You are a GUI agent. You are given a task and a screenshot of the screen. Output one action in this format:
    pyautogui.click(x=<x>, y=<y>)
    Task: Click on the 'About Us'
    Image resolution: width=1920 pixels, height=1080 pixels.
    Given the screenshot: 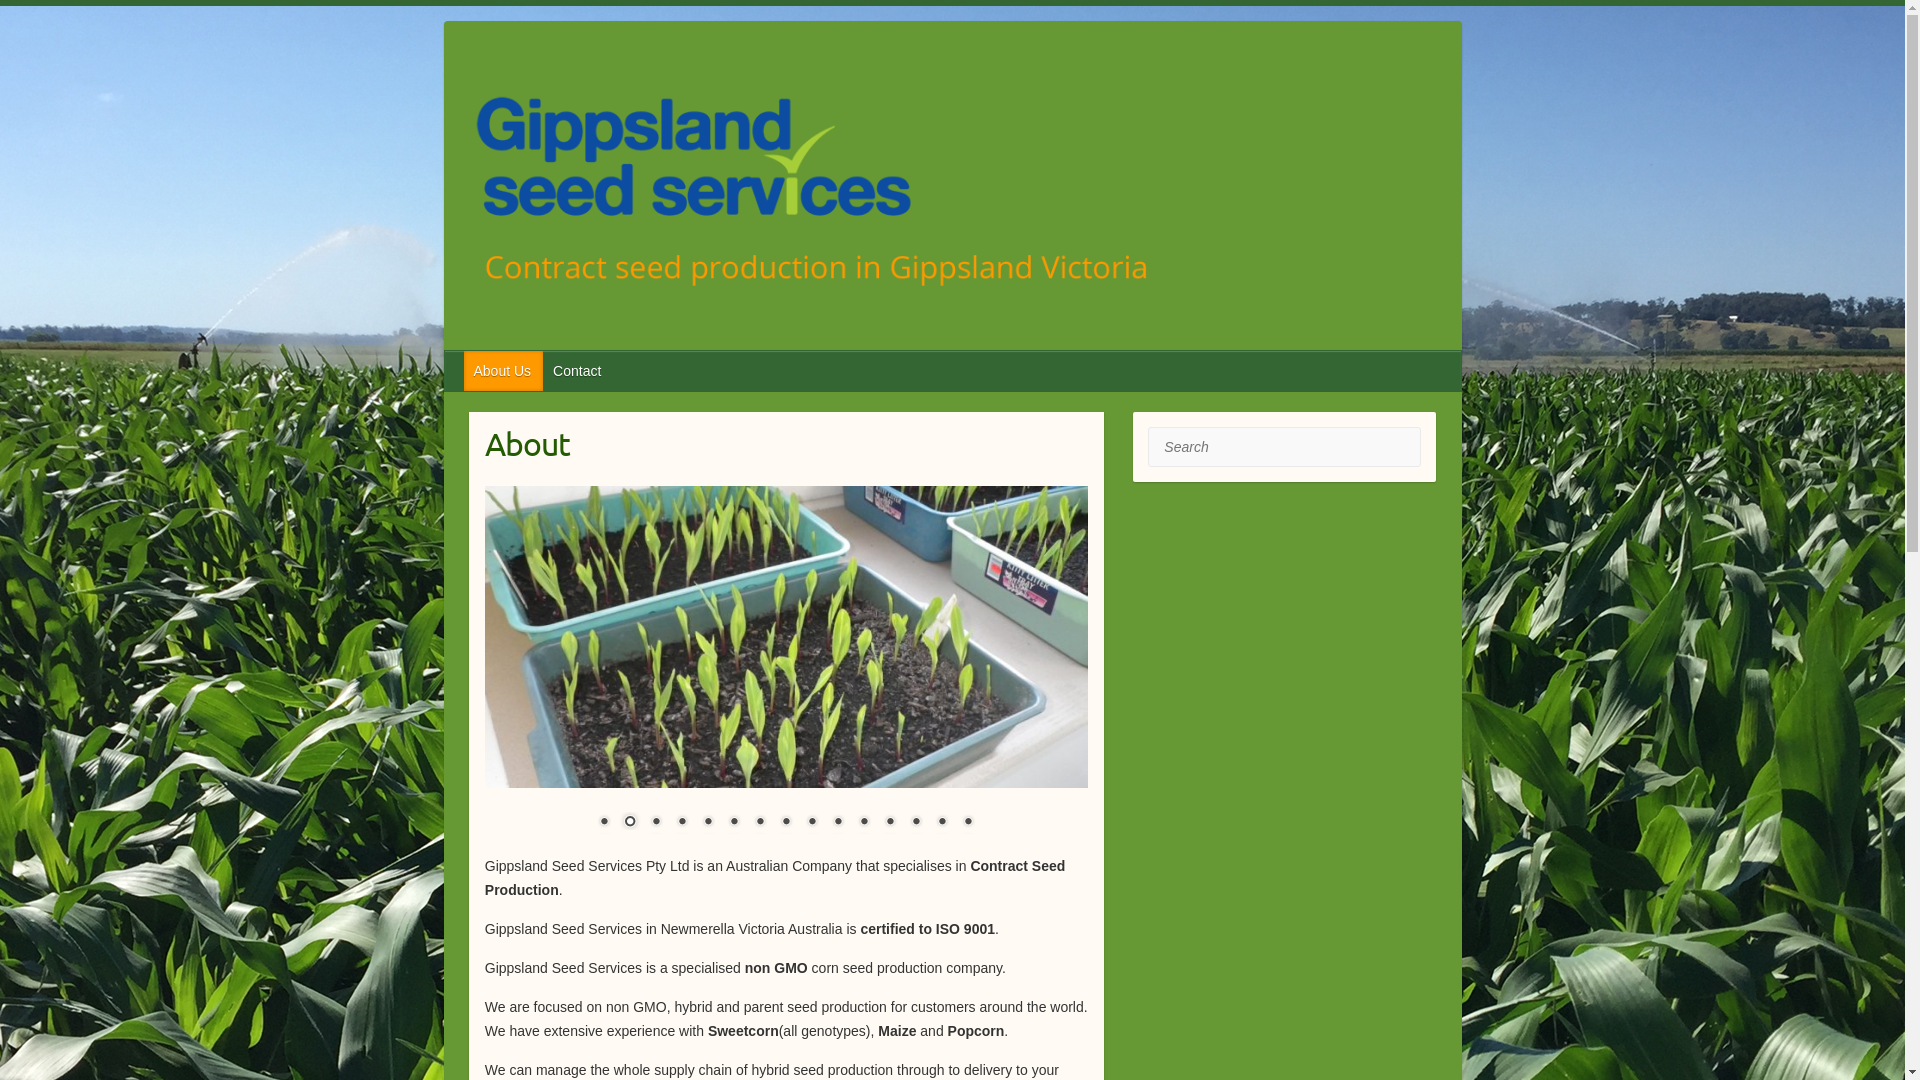 What is the action you would take?
    pyautogui.click(x=504, y=370)
    